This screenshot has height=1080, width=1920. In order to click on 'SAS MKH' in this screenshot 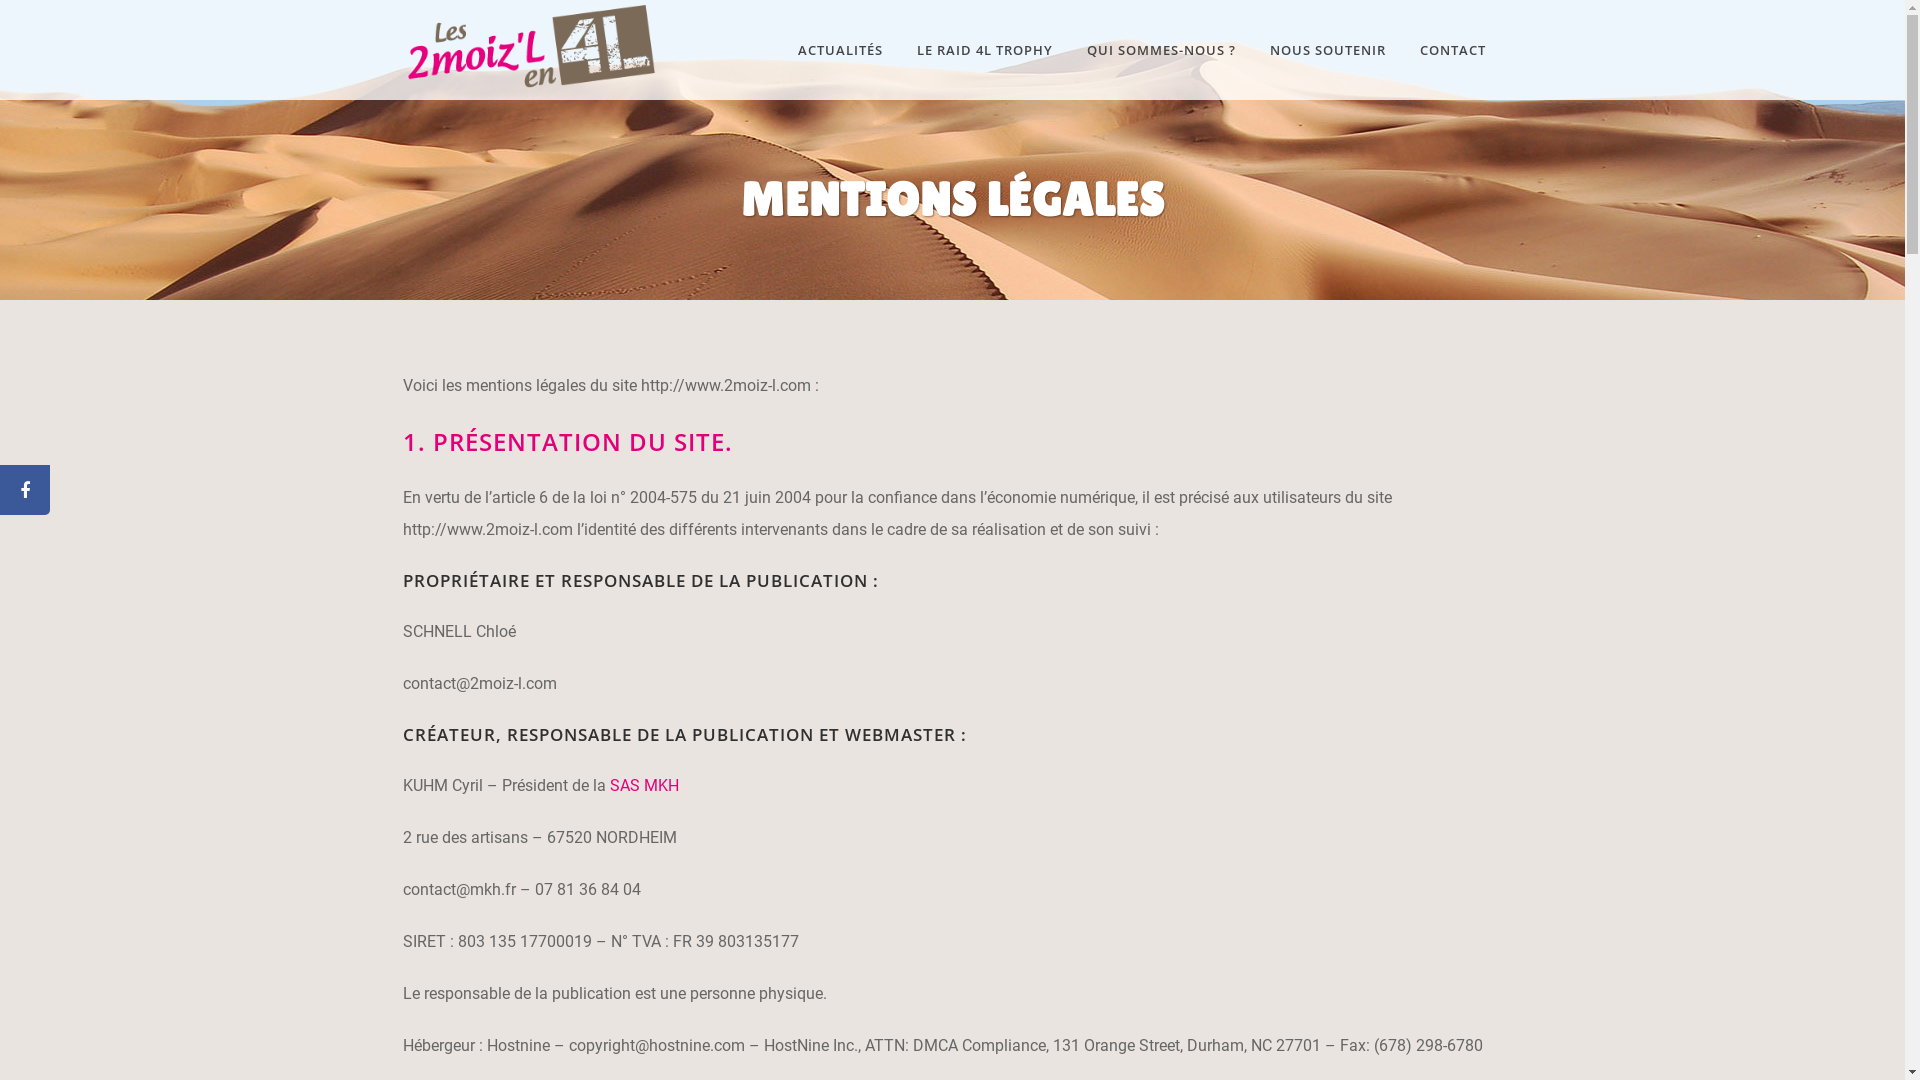, I will do `click(644, 784)`.